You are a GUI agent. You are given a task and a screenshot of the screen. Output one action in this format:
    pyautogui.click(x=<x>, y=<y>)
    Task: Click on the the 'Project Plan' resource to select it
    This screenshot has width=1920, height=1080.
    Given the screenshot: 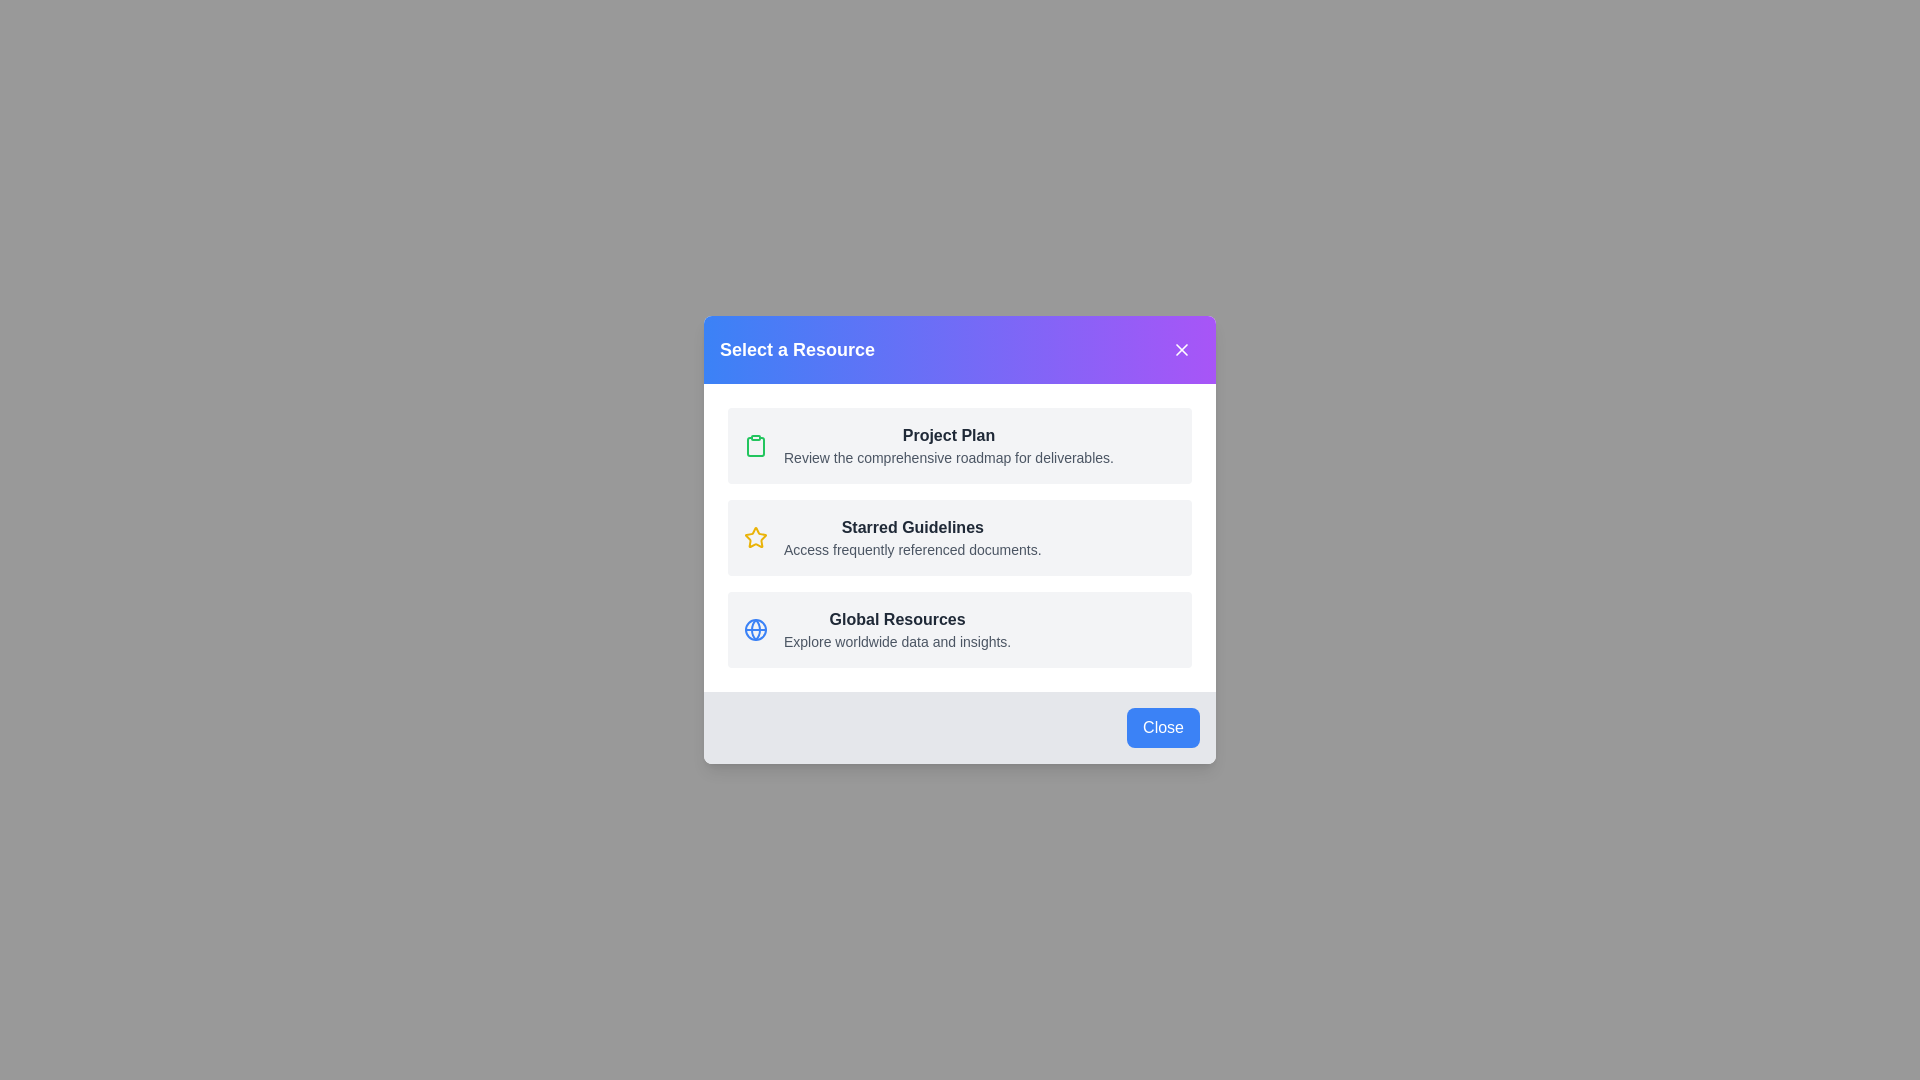 What is the action you would take?
    pyautogui.click(x=960, y=445)
    